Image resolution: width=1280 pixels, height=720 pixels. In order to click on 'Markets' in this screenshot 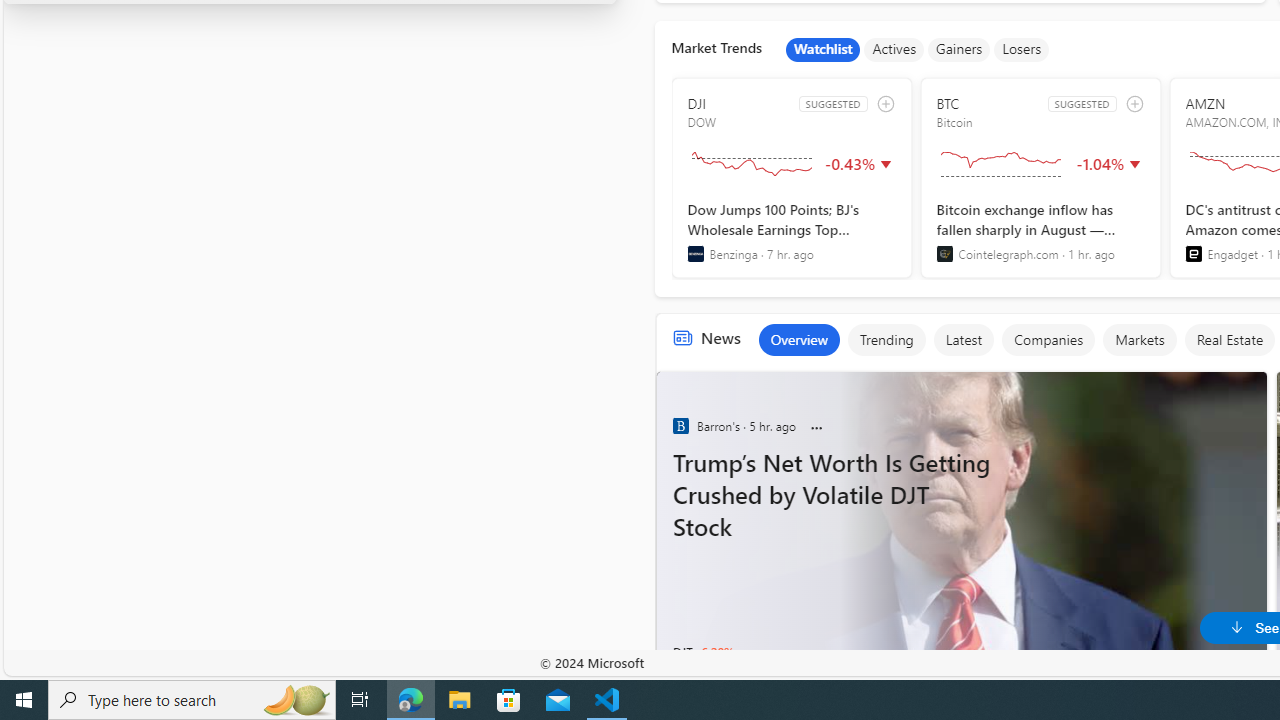, I will do `click(1139, 338)`.